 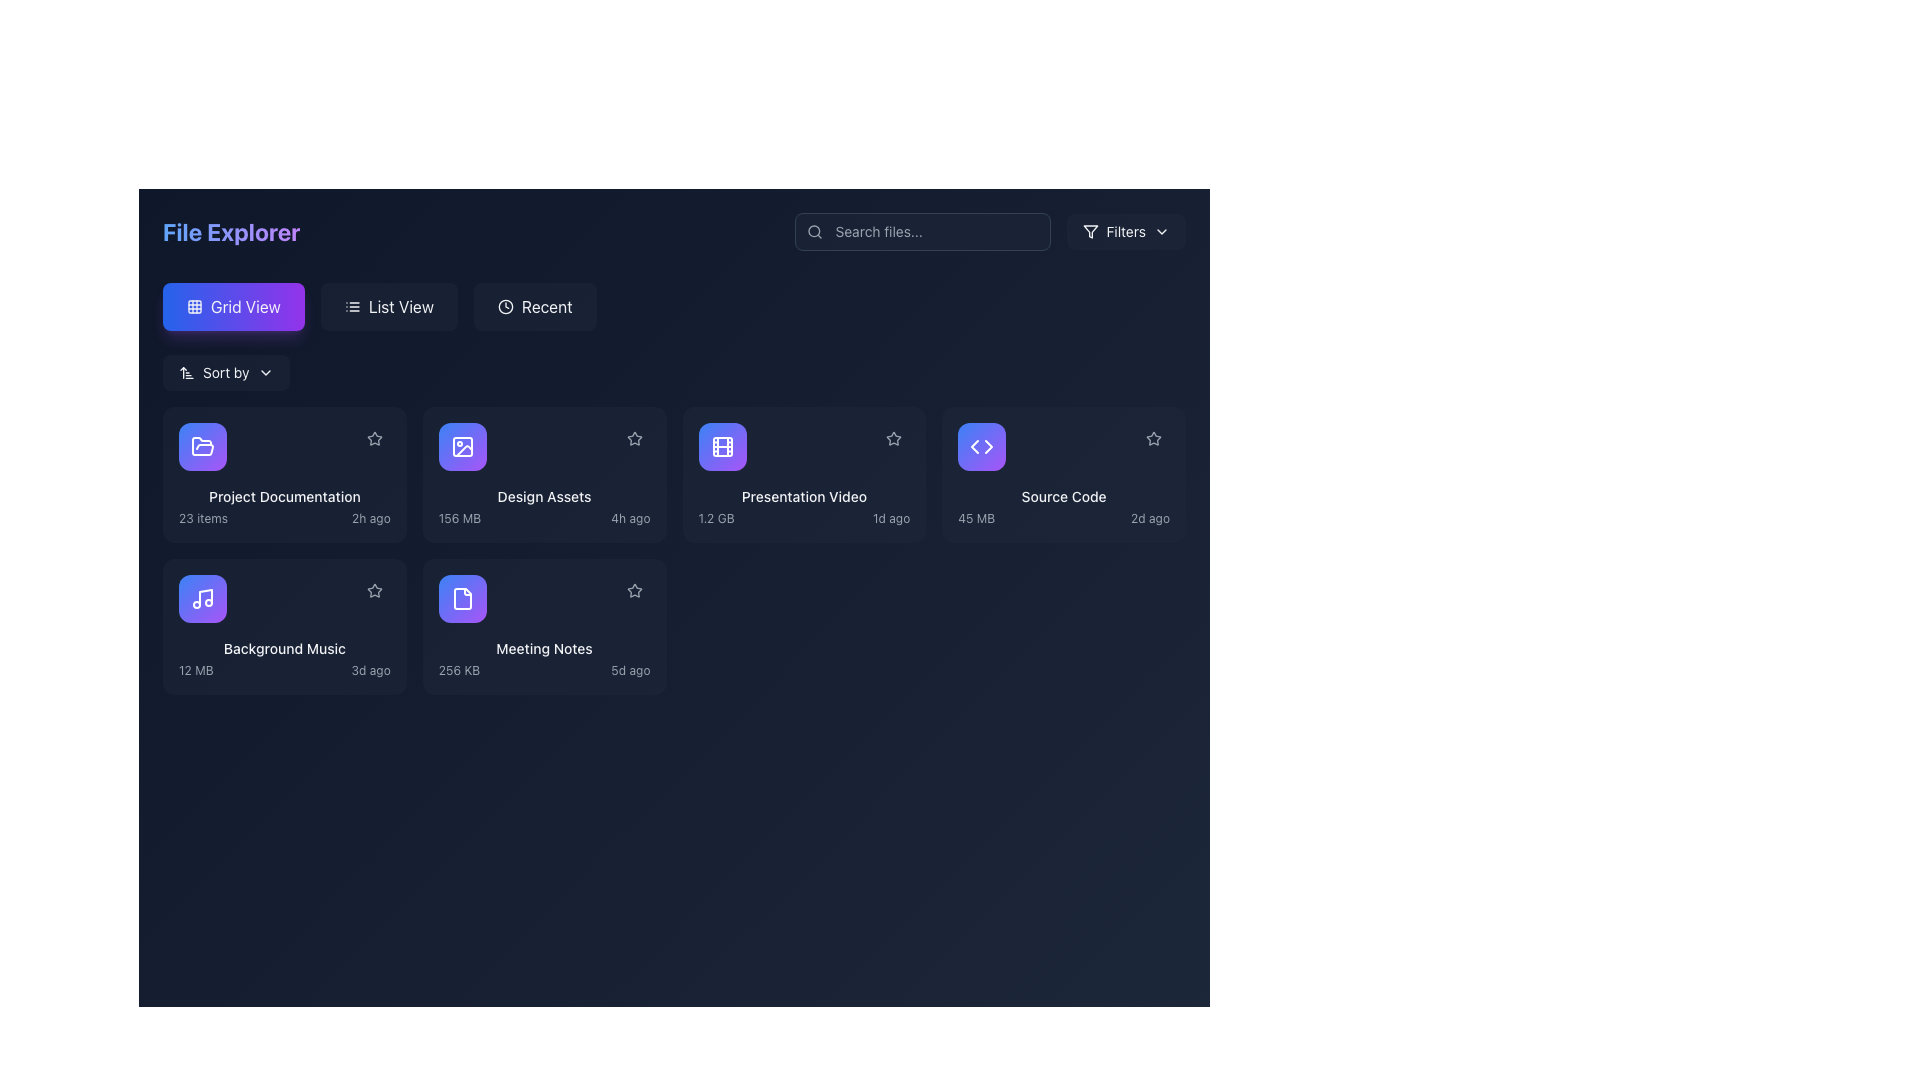 I want to click on the 'Filters' button, which contains an icon resembling a funnel, located at the top-right section of the interface, so click(x=1089, y=230).